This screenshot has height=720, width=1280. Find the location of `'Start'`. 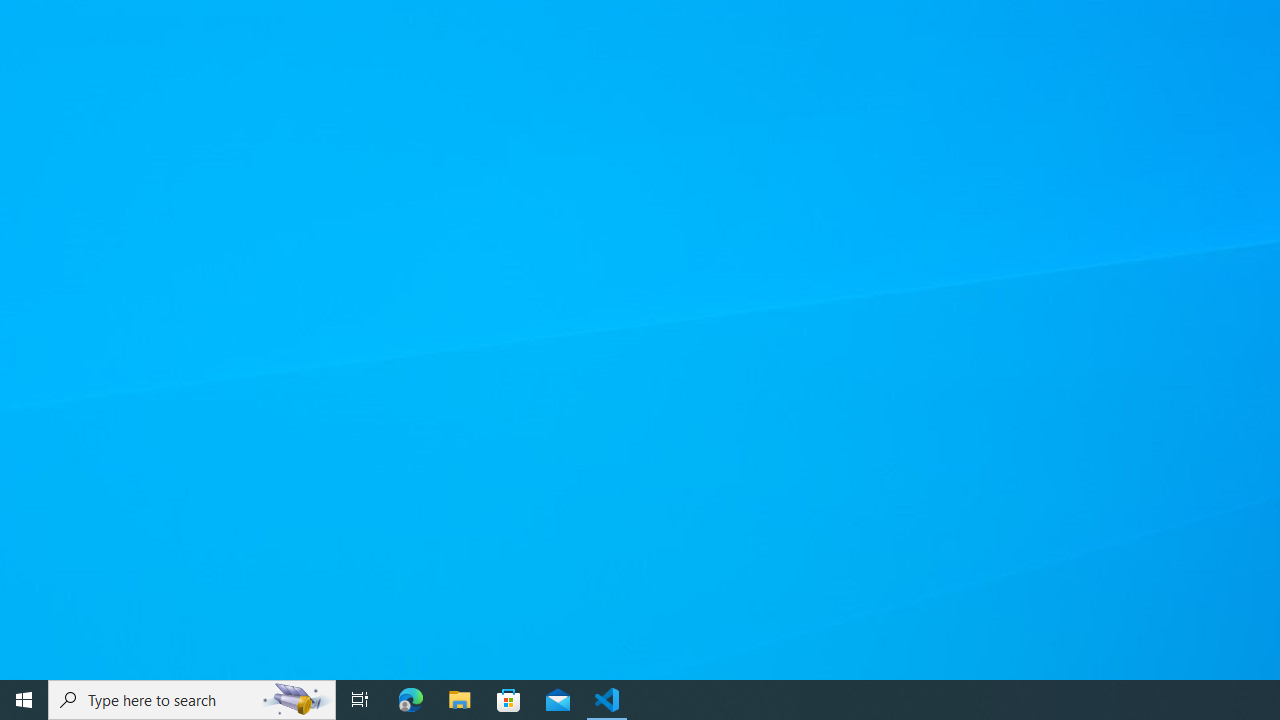

'Start' is located at coordinates (24, 698).